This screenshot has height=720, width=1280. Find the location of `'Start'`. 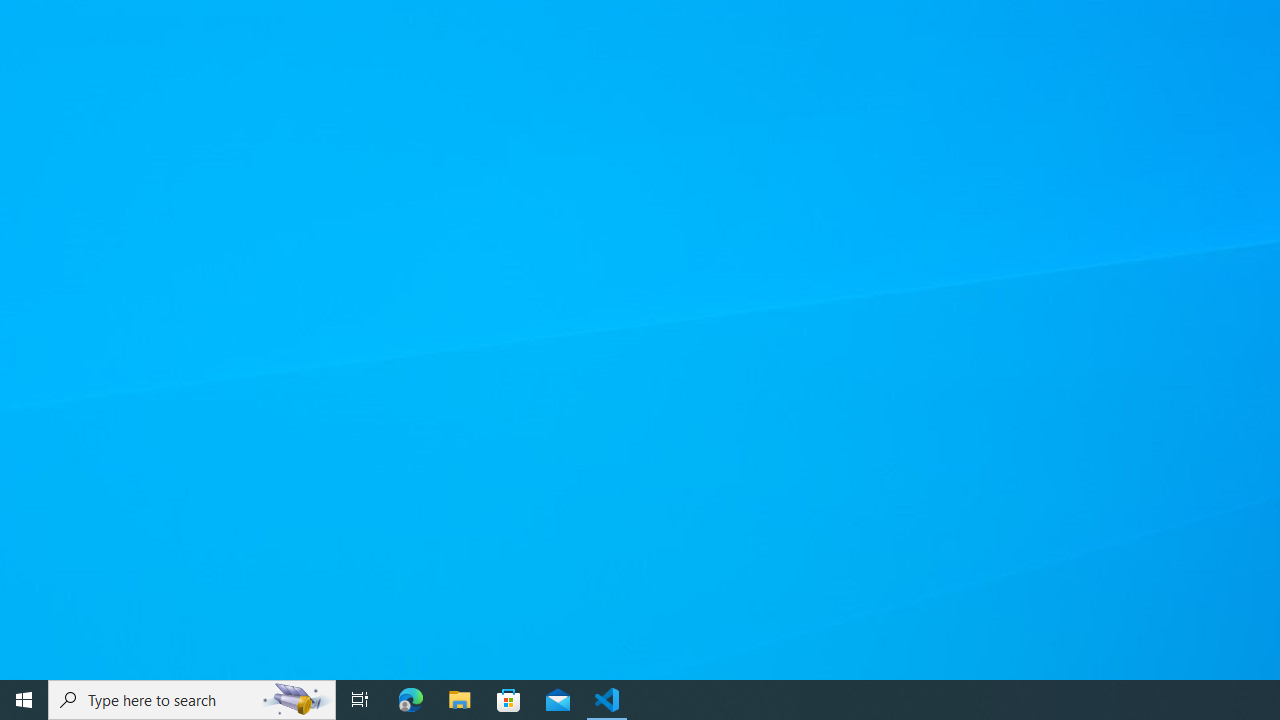

'Start' is located at coordinates (24, 698).